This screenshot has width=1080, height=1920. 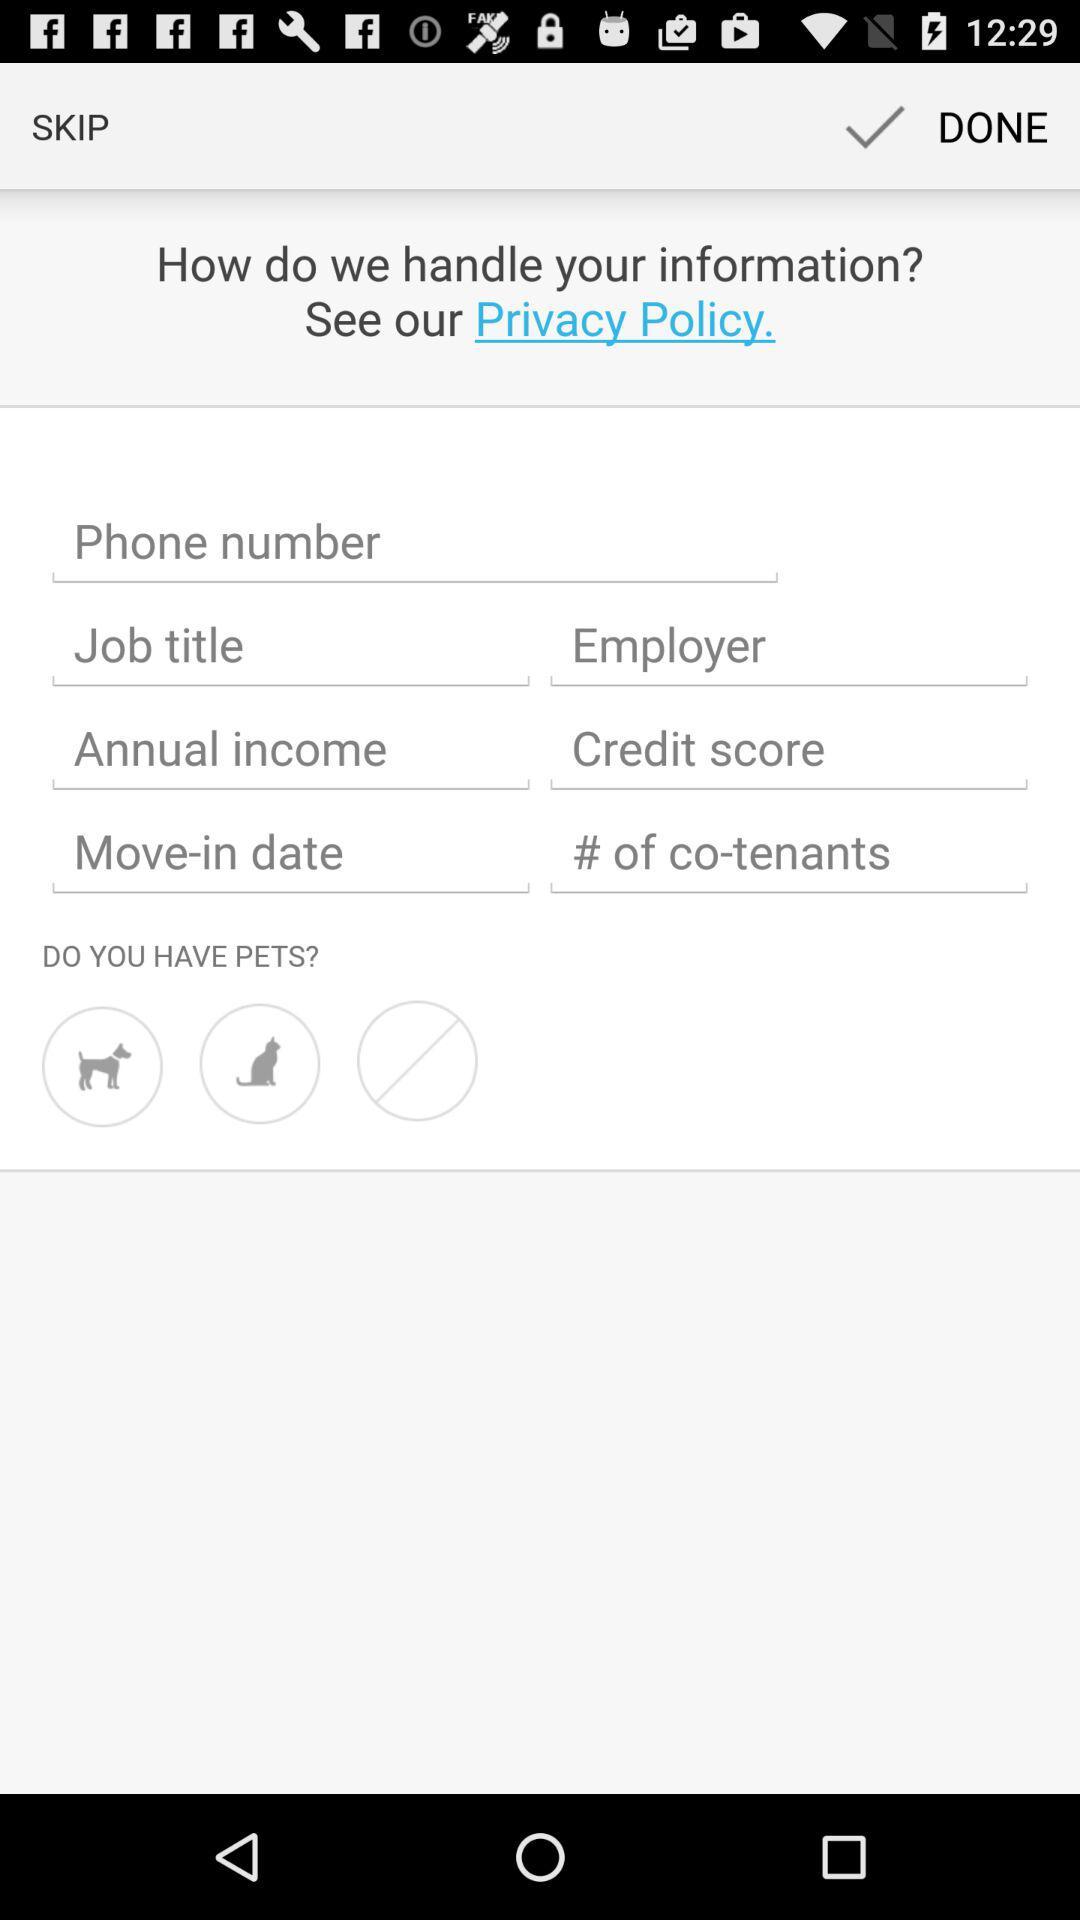 What do you see at coordinates (788, 644) in the screenshot?
I see `option` at bounding box center [788, 644].